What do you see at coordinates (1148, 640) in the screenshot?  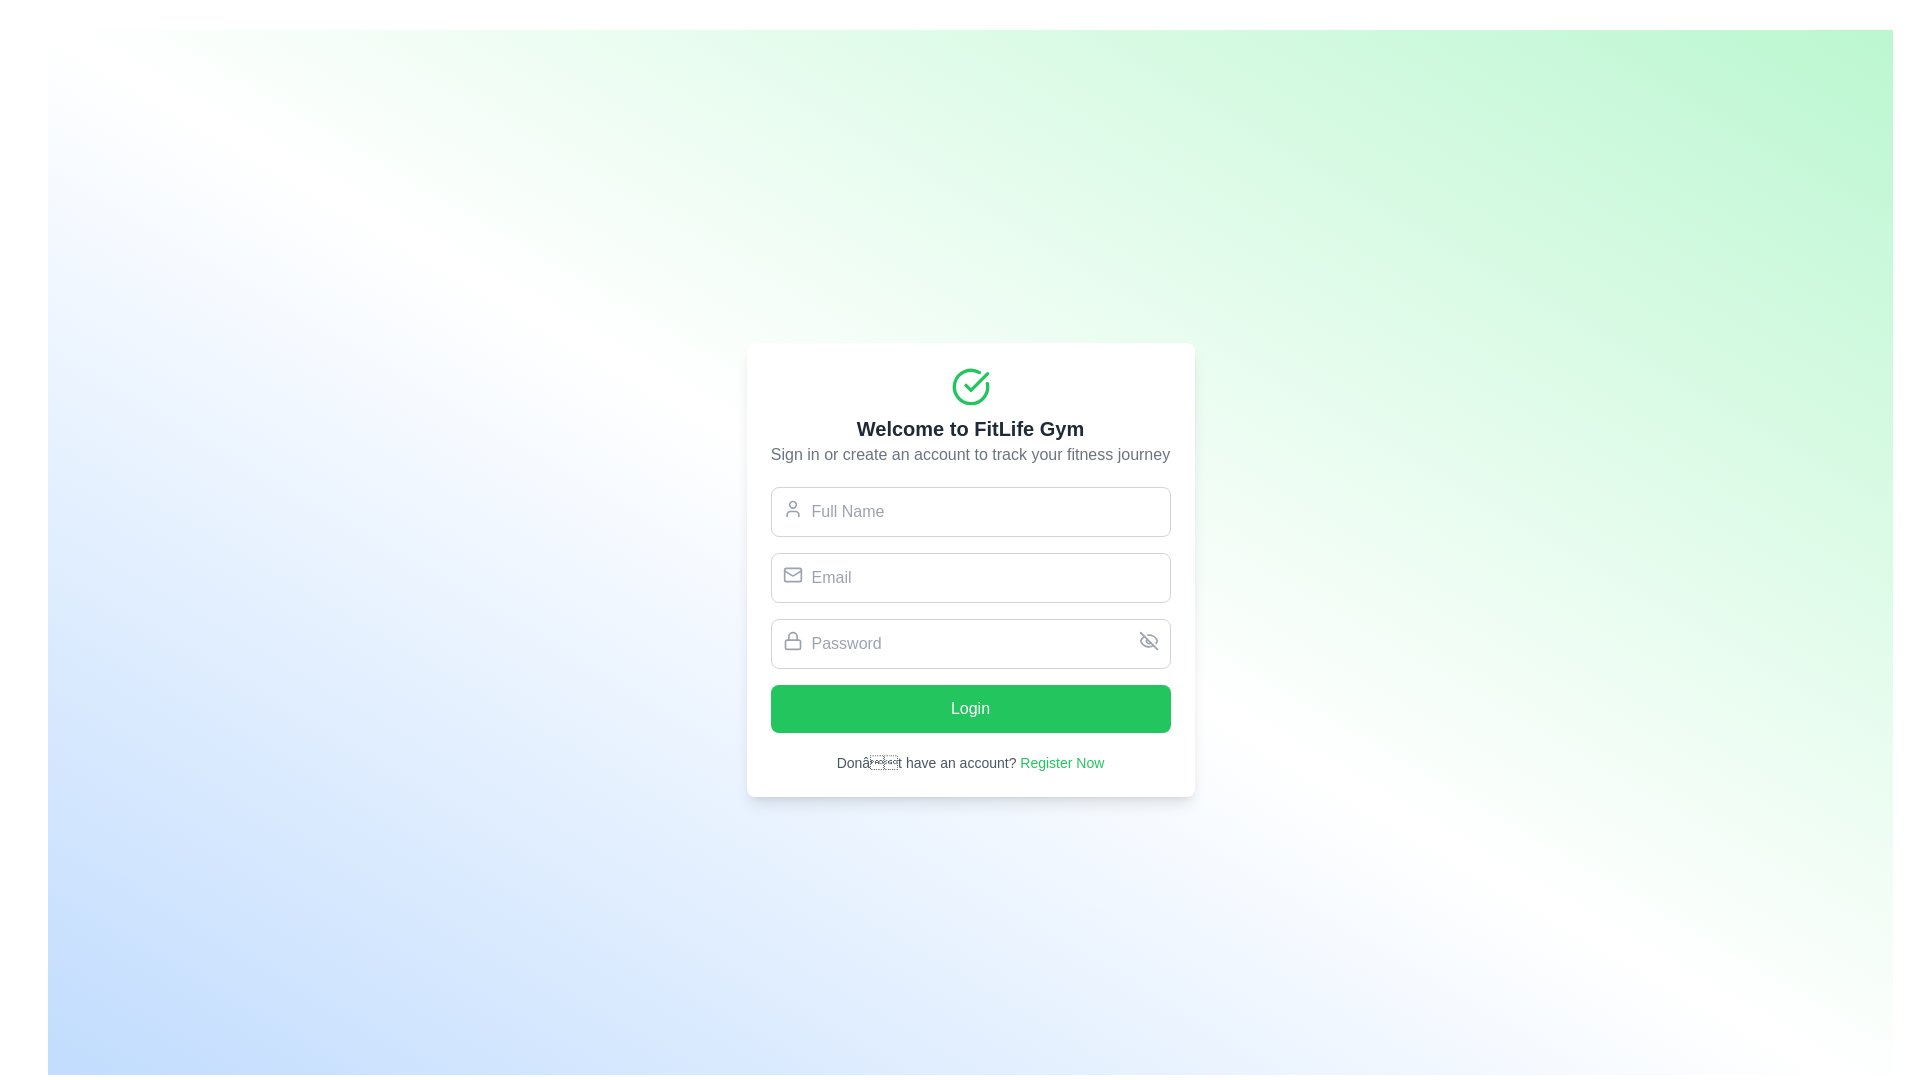 I see `the 'crossed-eye' icon indicating 'hidden' or 'not visible', located to the right of the password input field` at bounding box center [1148, 640].